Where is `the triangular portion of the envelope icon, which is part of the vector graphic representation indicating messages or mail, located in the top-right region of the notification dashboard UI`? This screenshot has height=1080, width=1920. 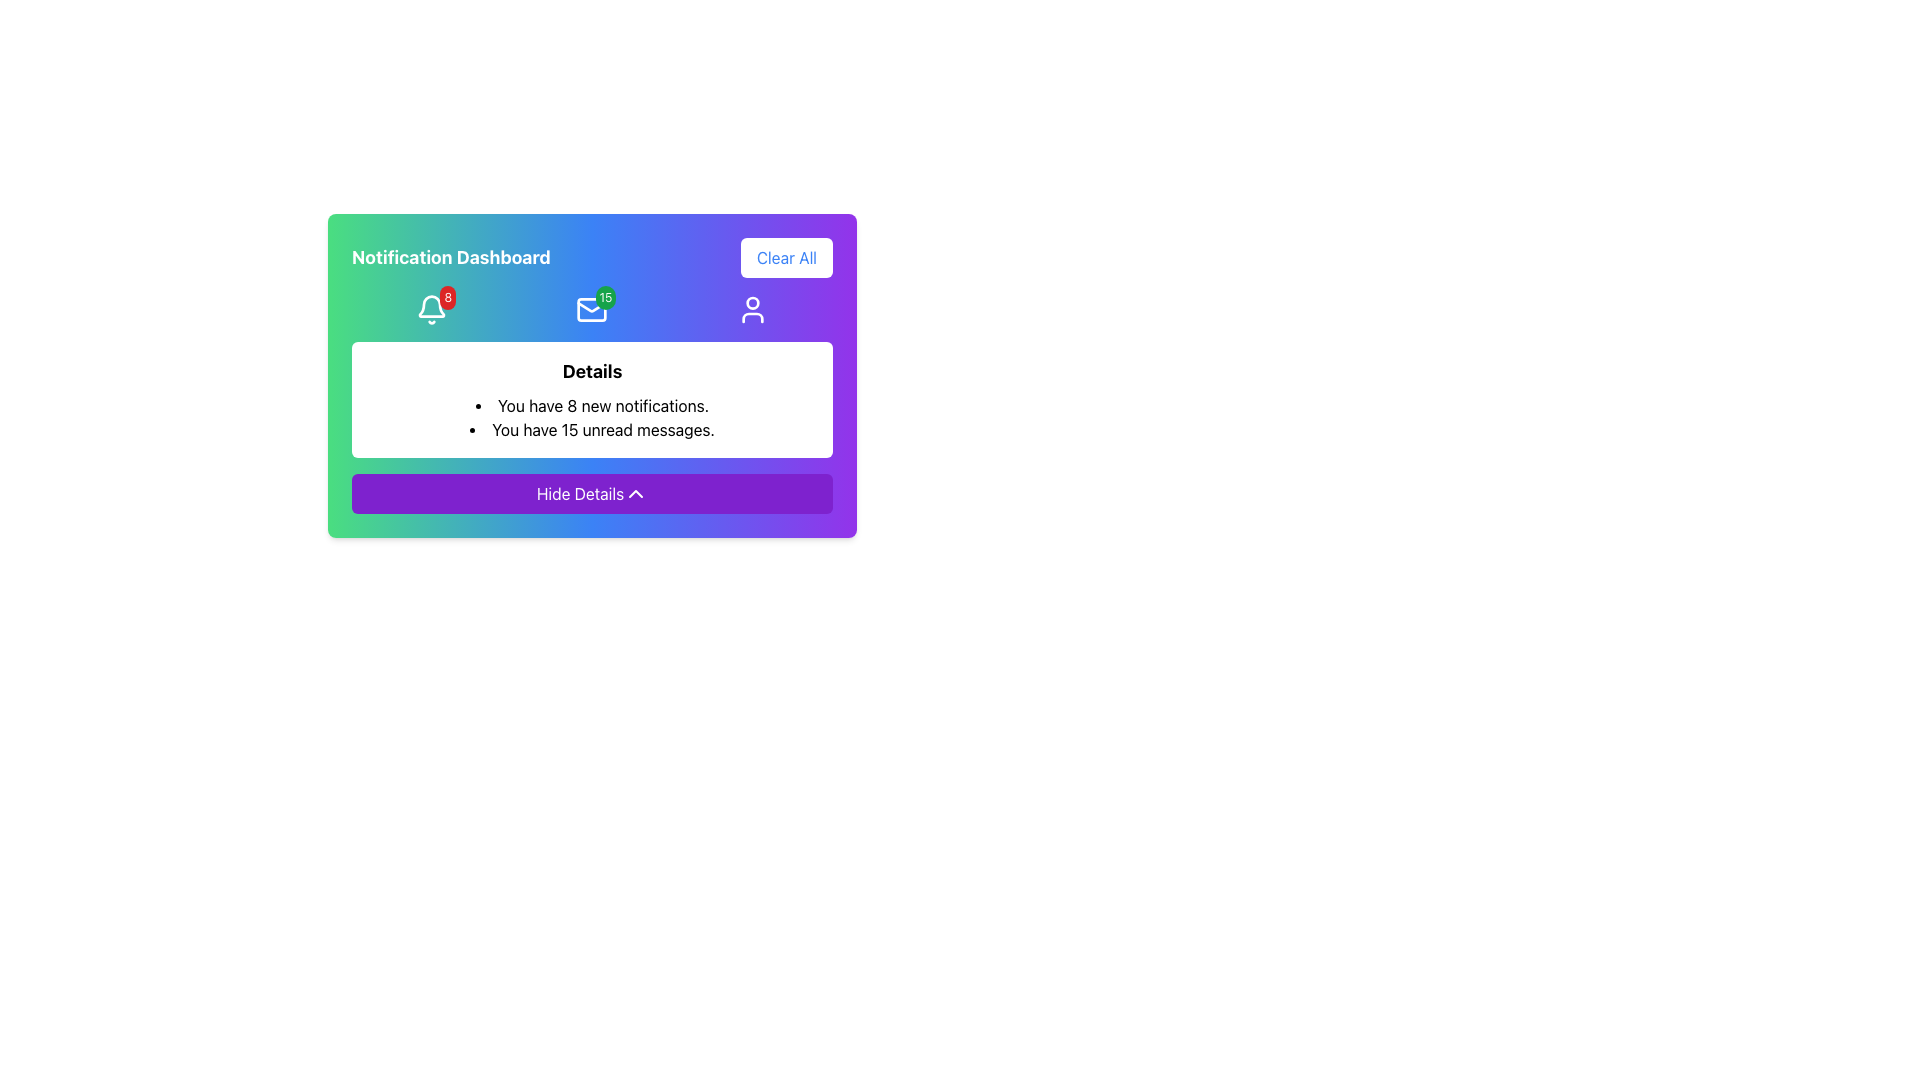
the triangular portion of the envelope icon, which is part of the vector graphic representation indicating messages or mail, located in the top-right region of the notification dashboard UI is located at coordinates (591, 307).